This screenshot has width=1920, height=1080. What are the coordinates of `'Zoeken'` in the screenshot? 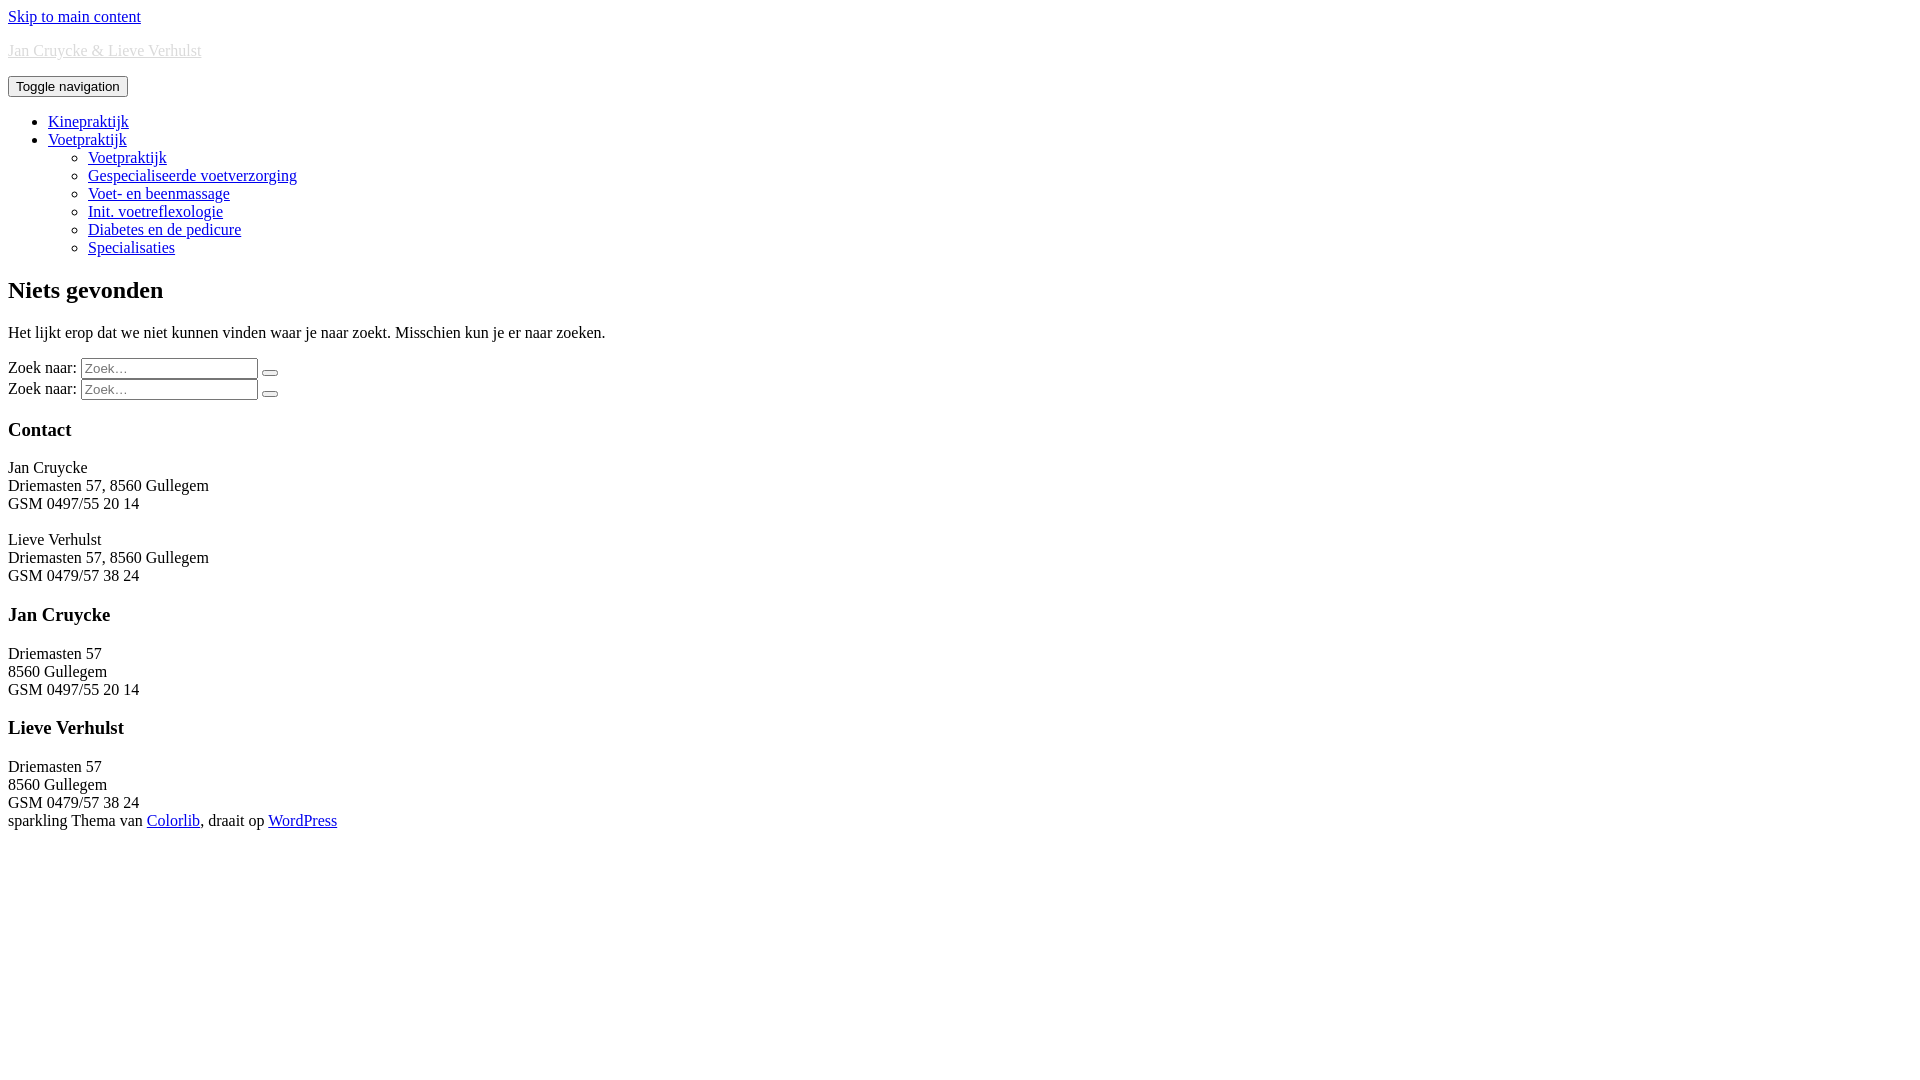 It's located at (268, 393).